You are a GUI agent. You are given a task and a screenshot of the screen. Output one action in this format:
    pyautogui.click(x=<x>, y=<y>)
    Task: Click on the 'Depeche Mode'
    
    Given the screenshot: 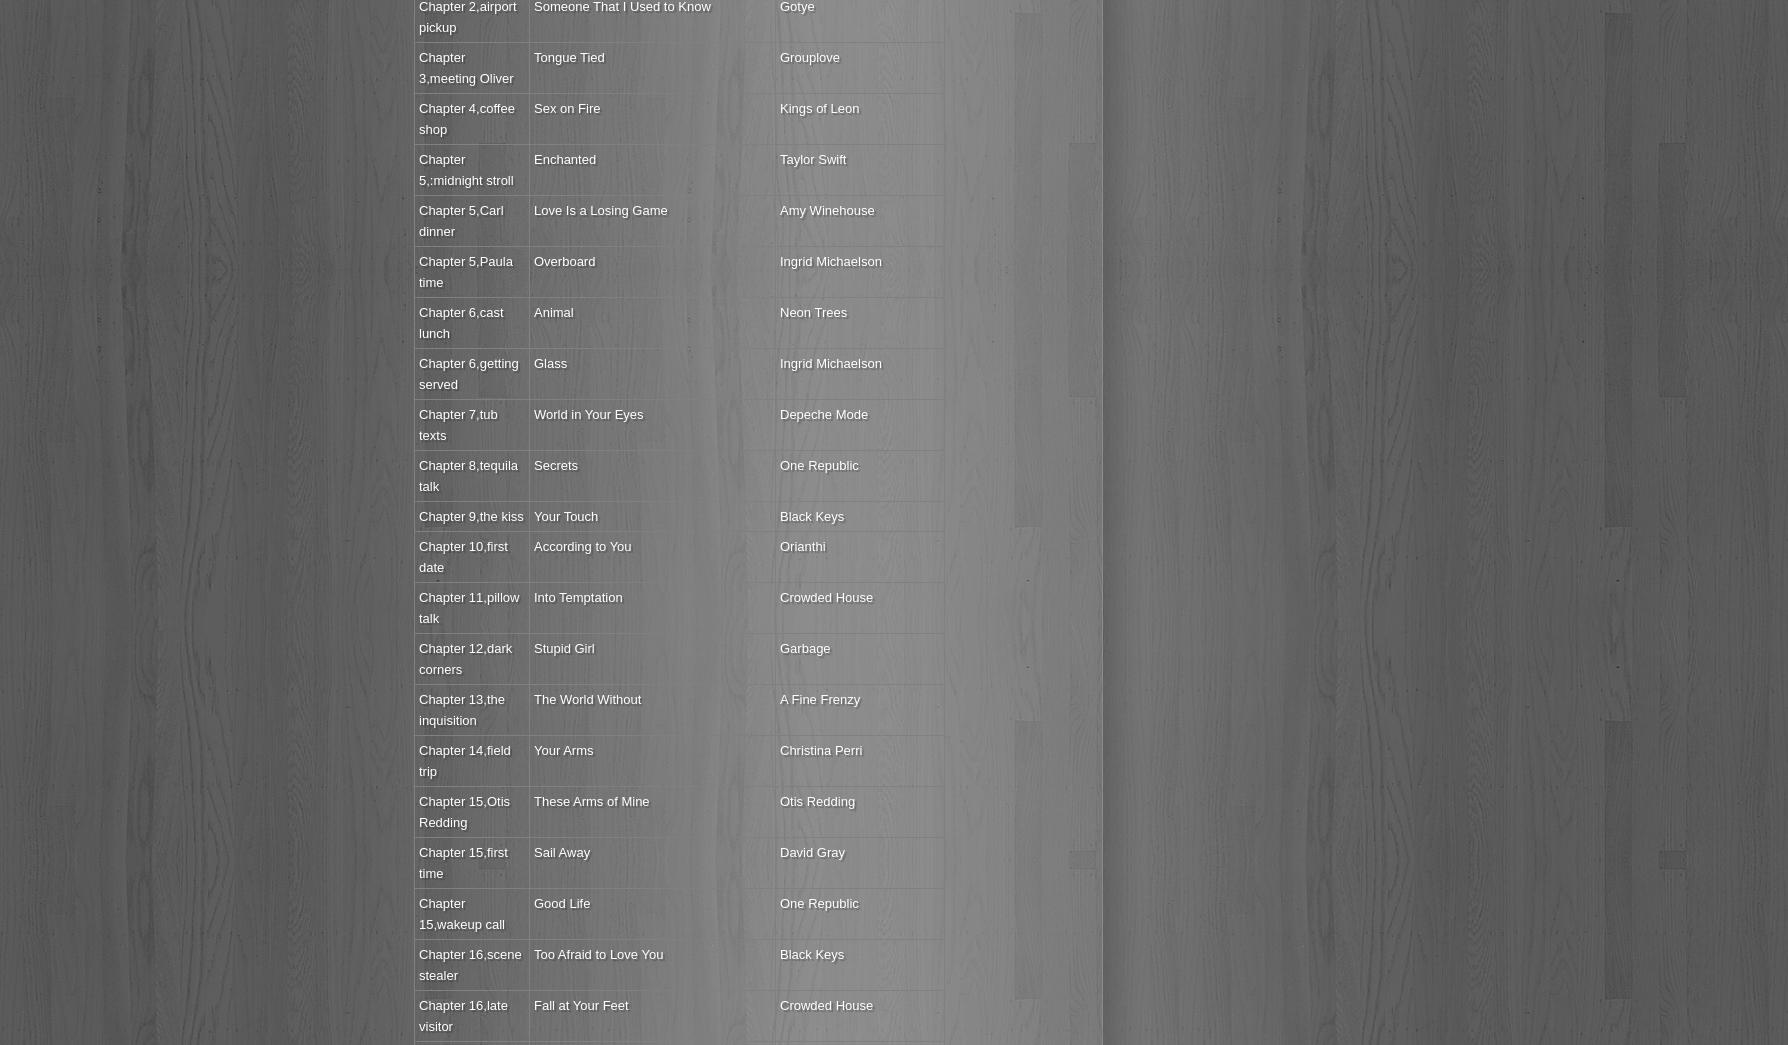 What is the action you would take?
    pyautogui.click(x=823, y=414)
    